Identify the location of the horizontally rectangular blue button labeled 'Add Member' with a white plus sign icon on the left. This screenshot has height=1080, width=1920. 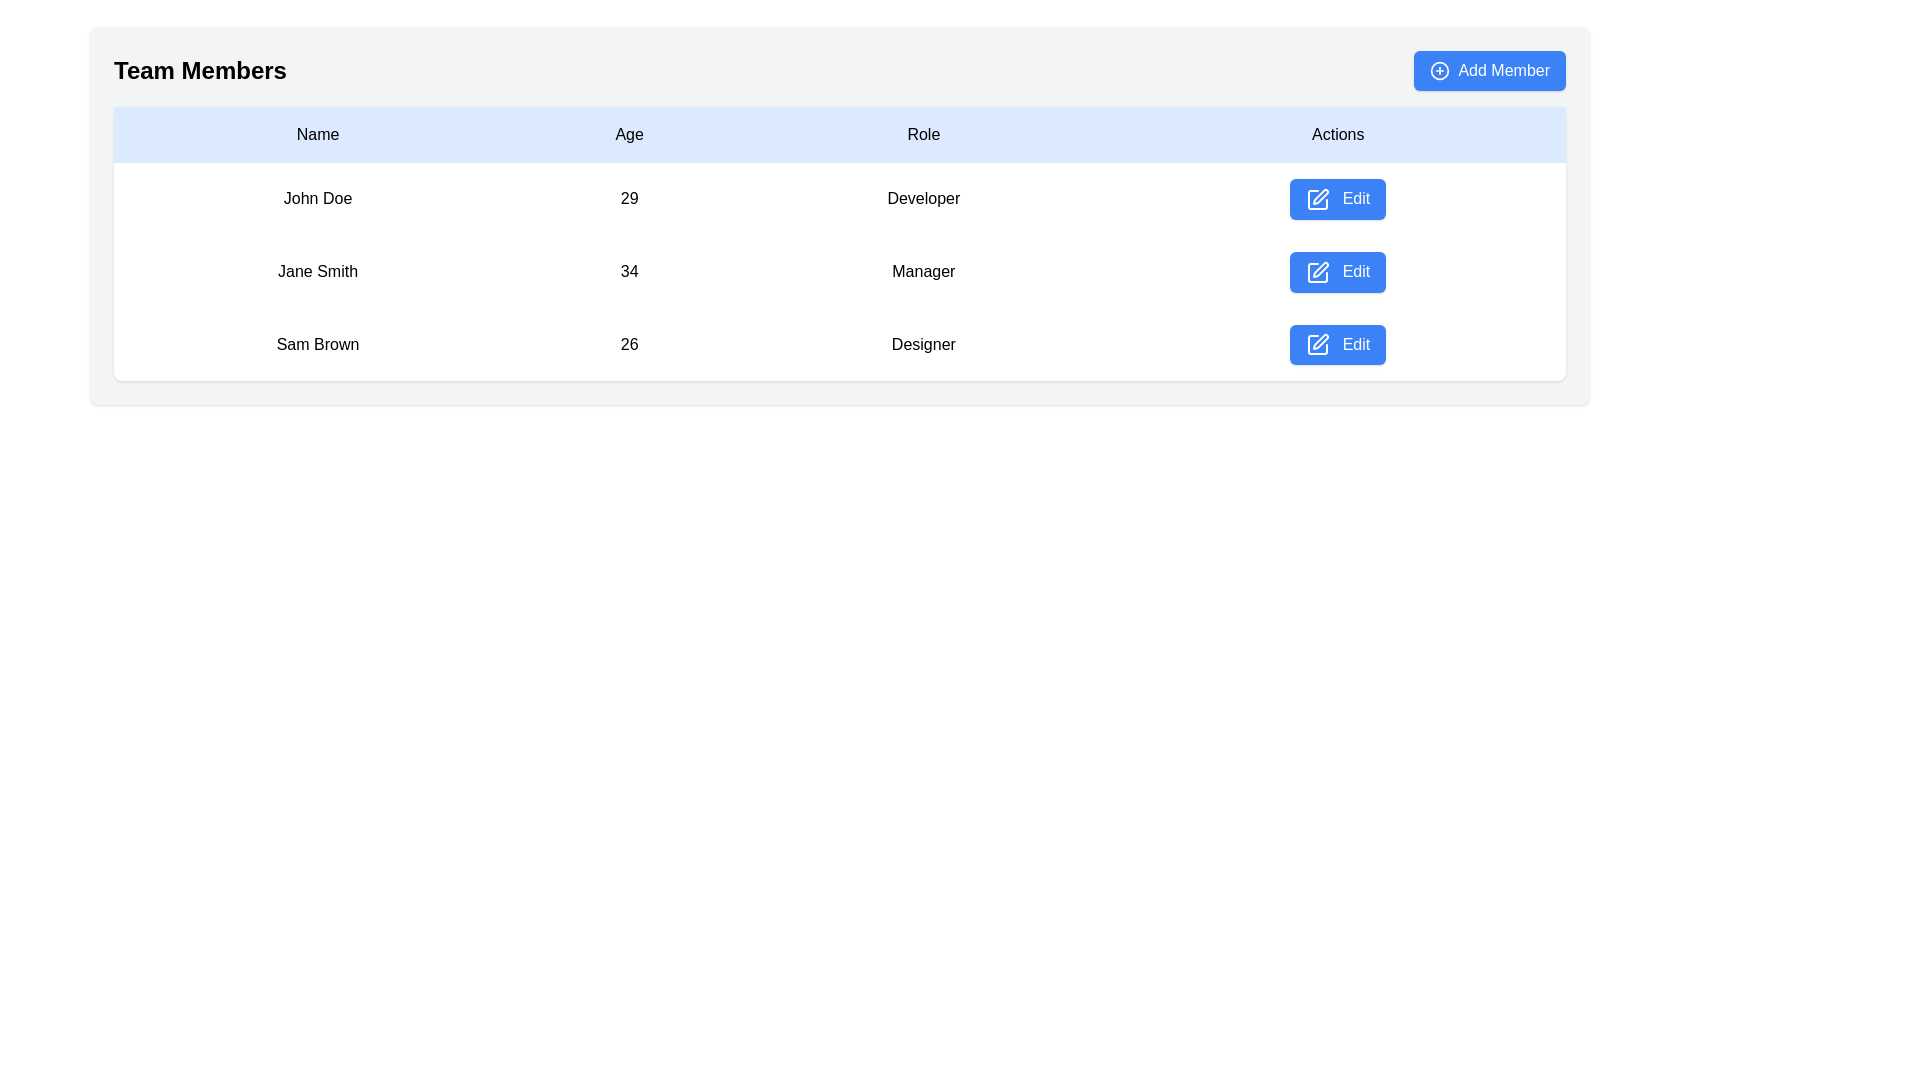
(1490, 69).